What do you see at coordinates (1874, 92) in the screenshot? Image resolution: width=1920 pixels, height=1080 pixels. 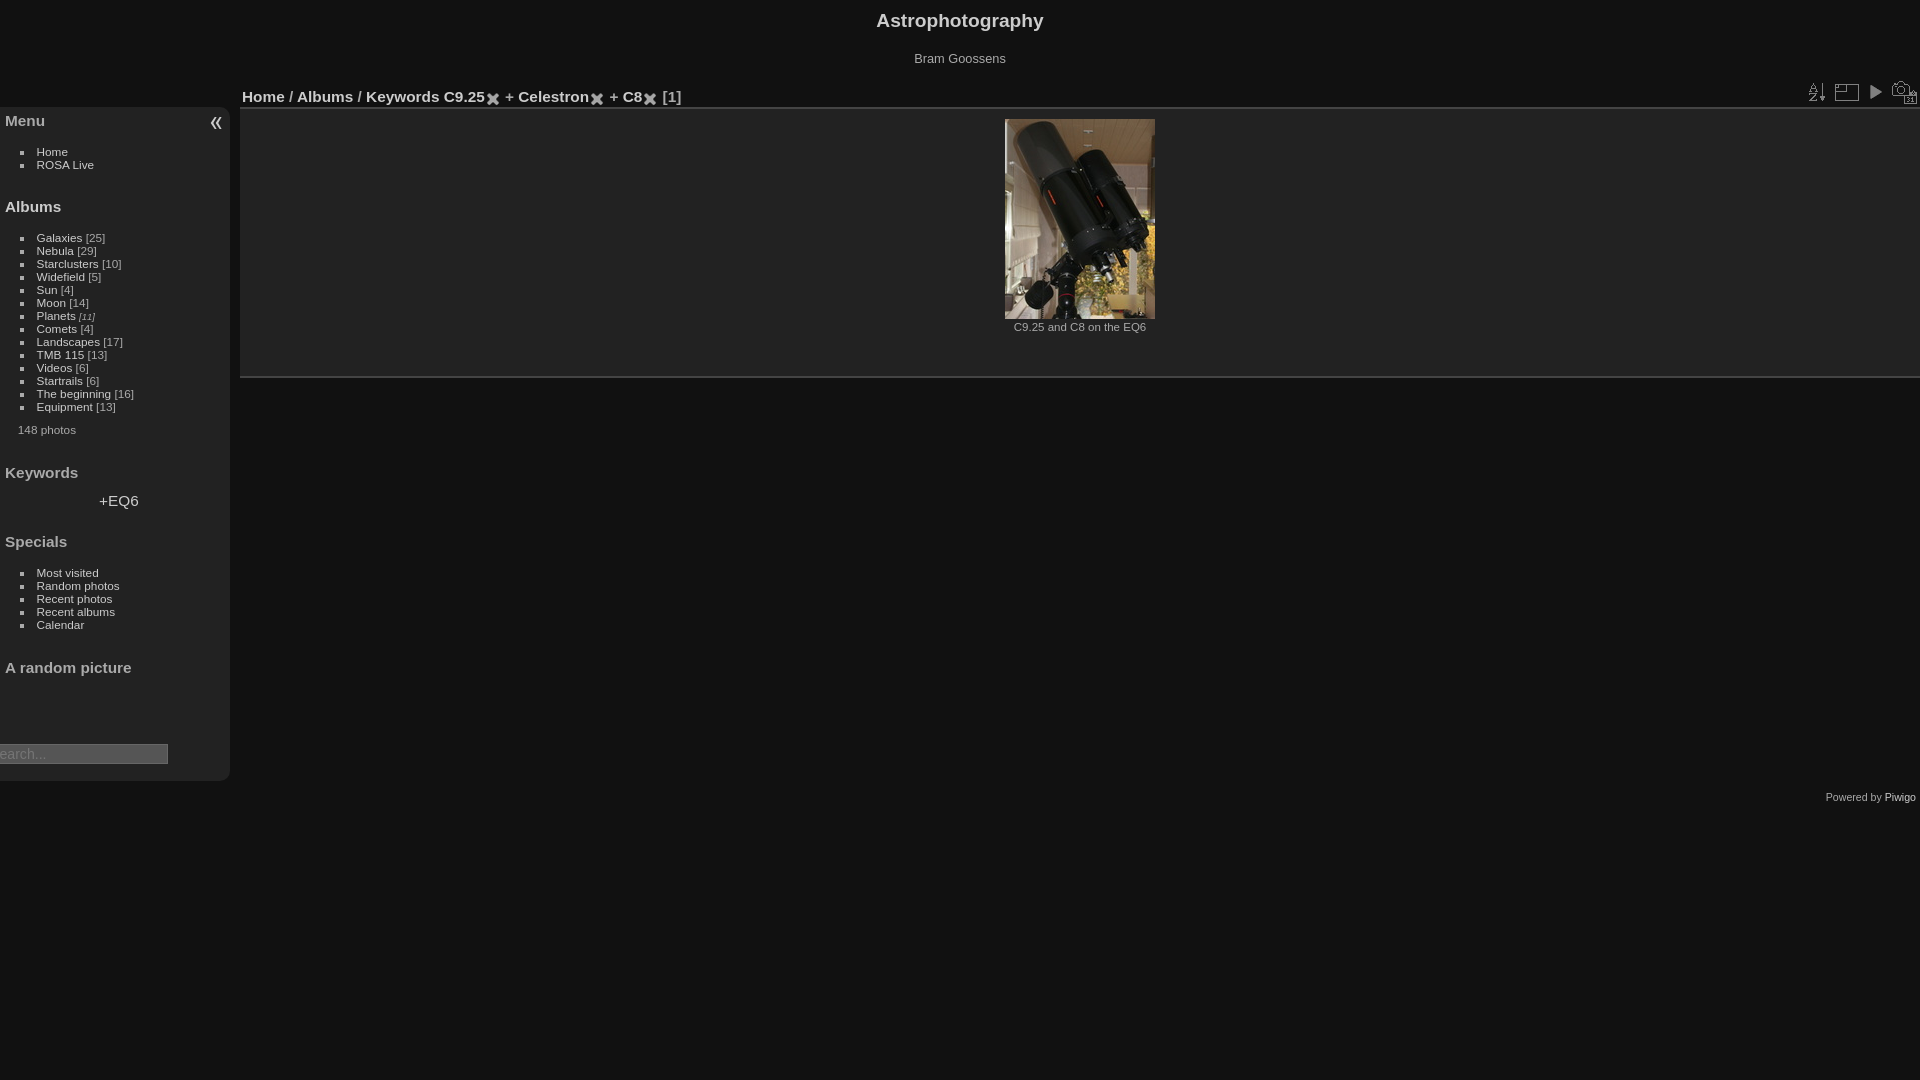 I see `'slideshow'` at bounding box center [1874, 92].